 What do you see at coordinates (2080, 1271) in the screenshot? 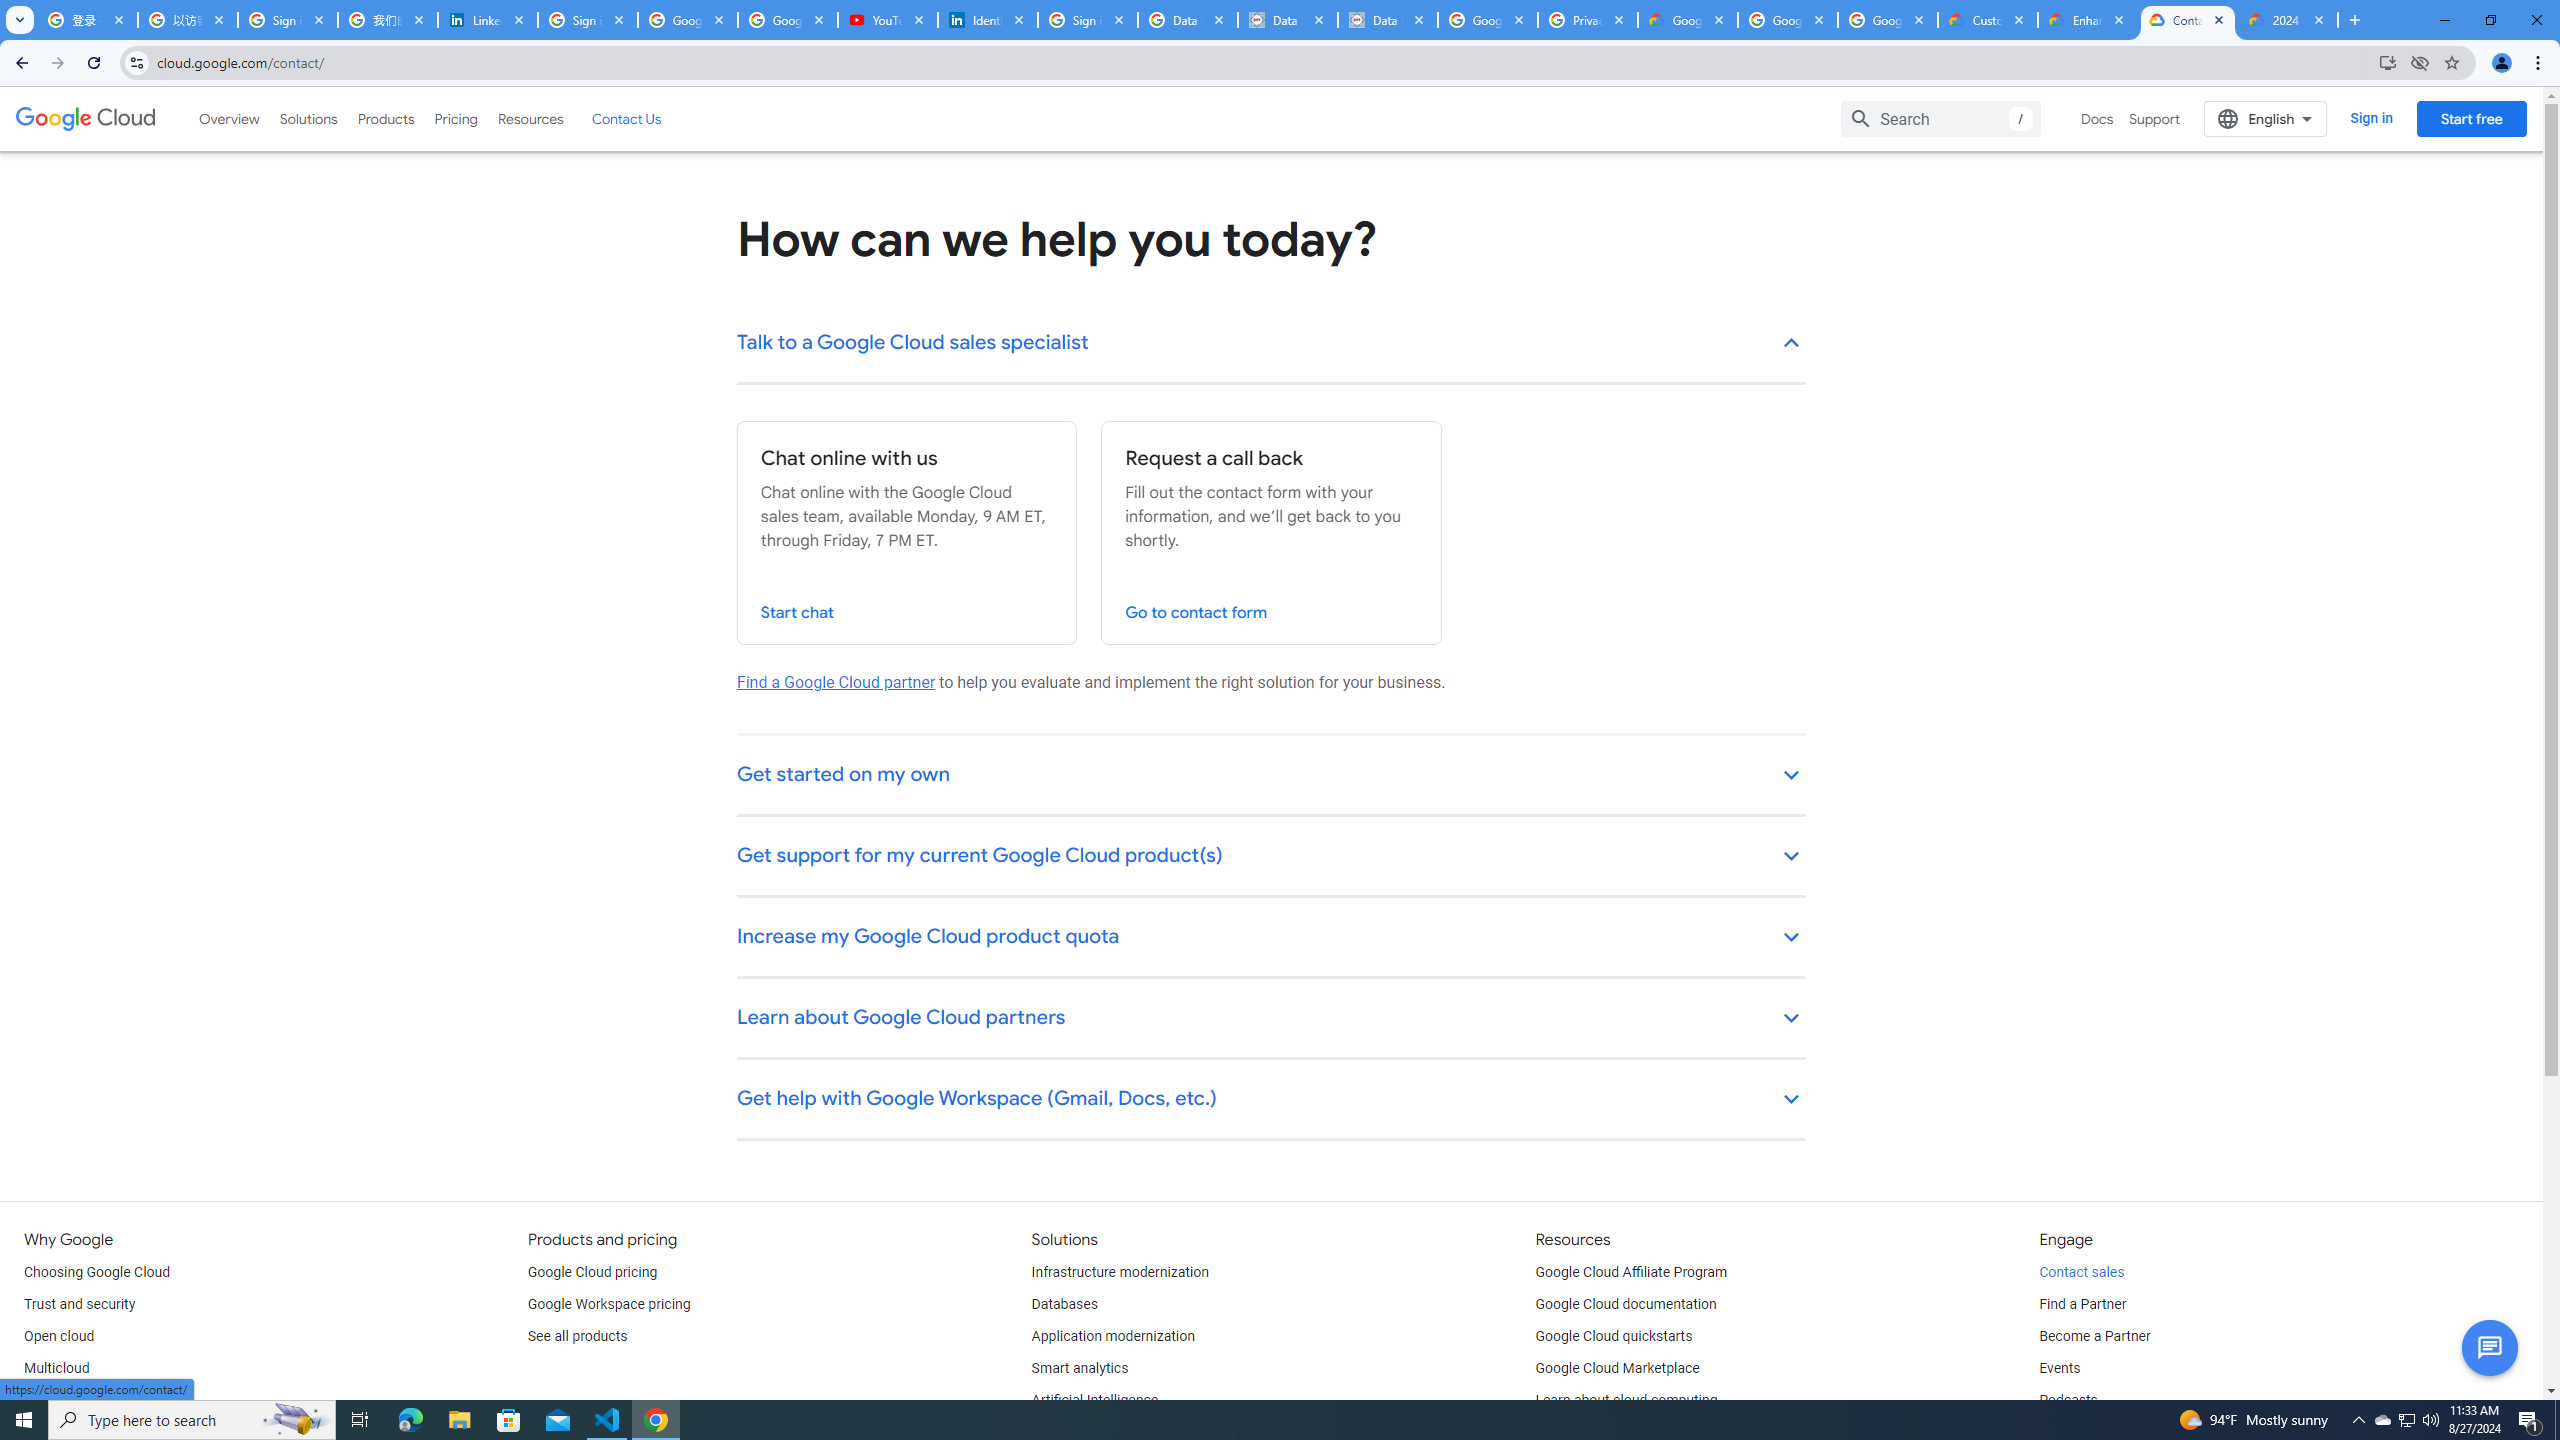
I see `'Contact sales'` at bounding box center [2080, 1271].